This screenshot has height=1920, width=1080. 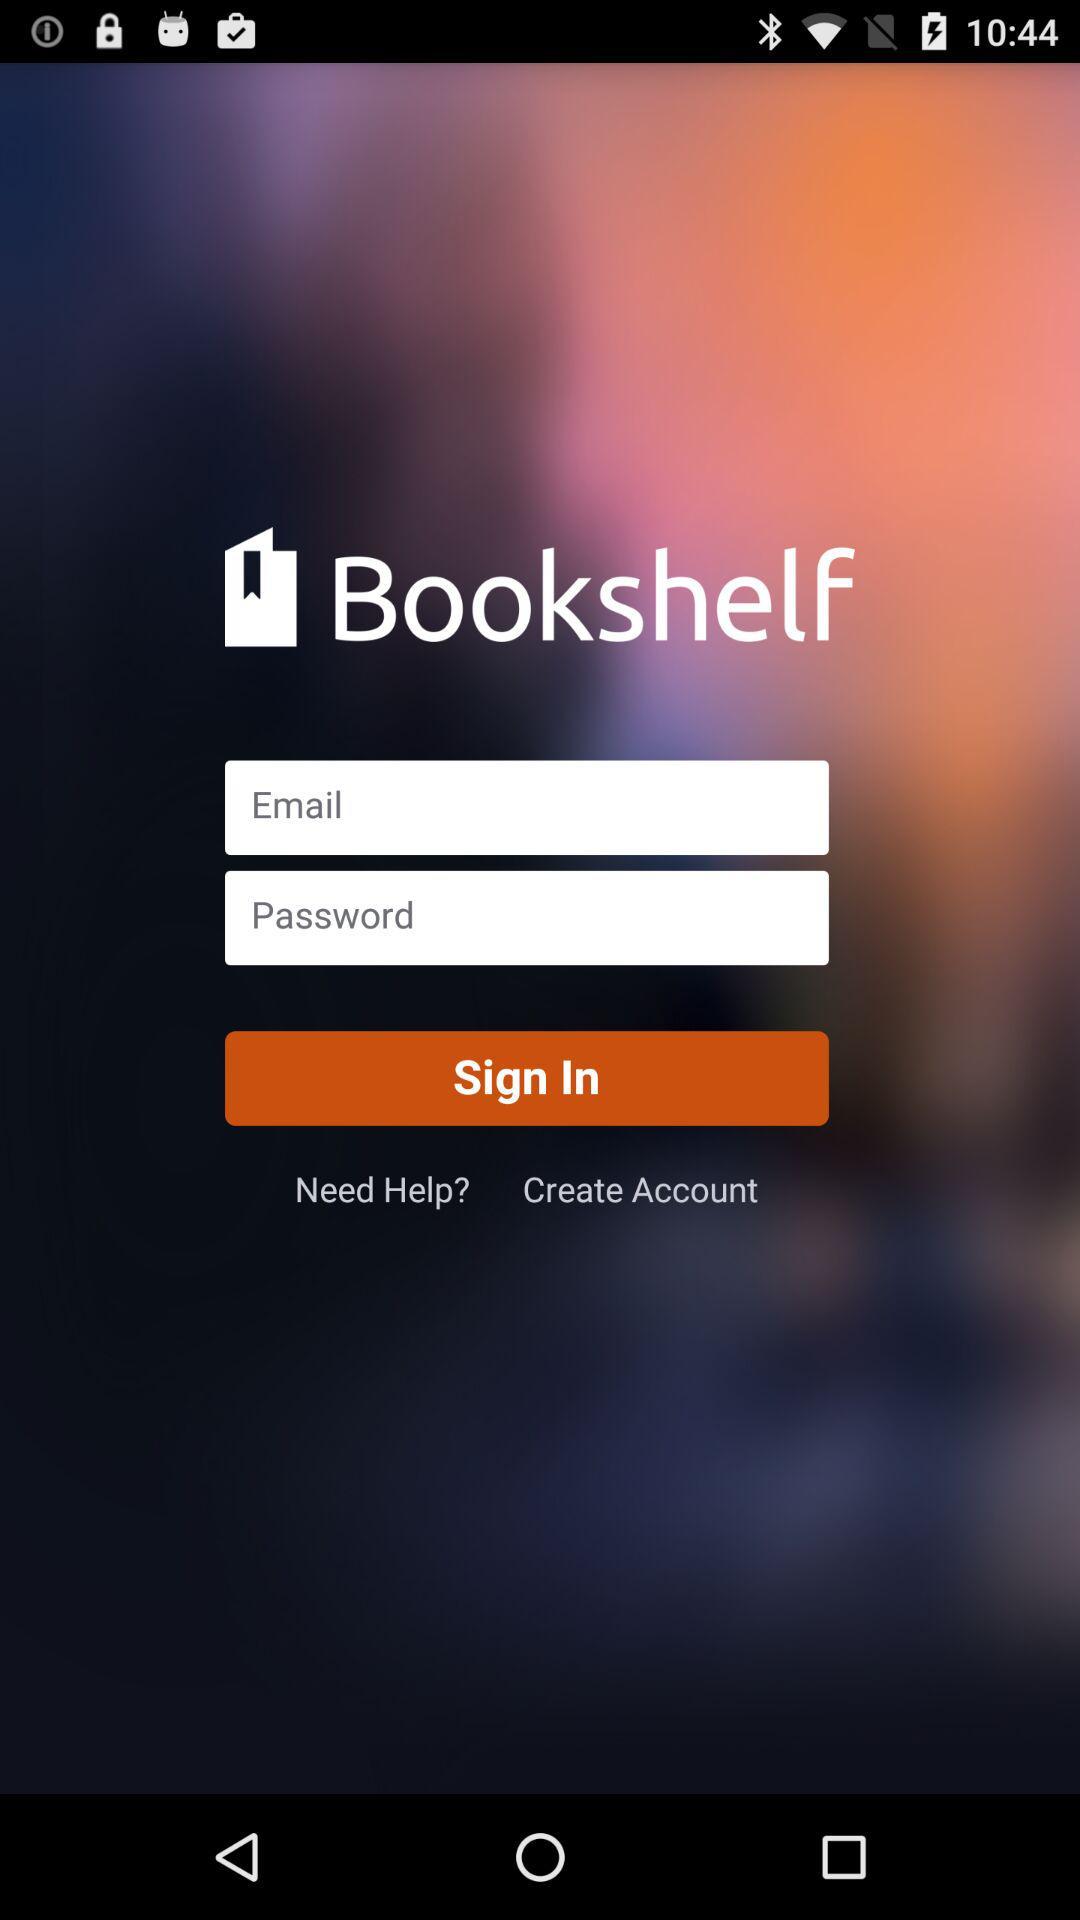 What do you see at coordinates (525, 1077) in the screenshot?
I see `the sign in item` at bounding box center [525, 1077].